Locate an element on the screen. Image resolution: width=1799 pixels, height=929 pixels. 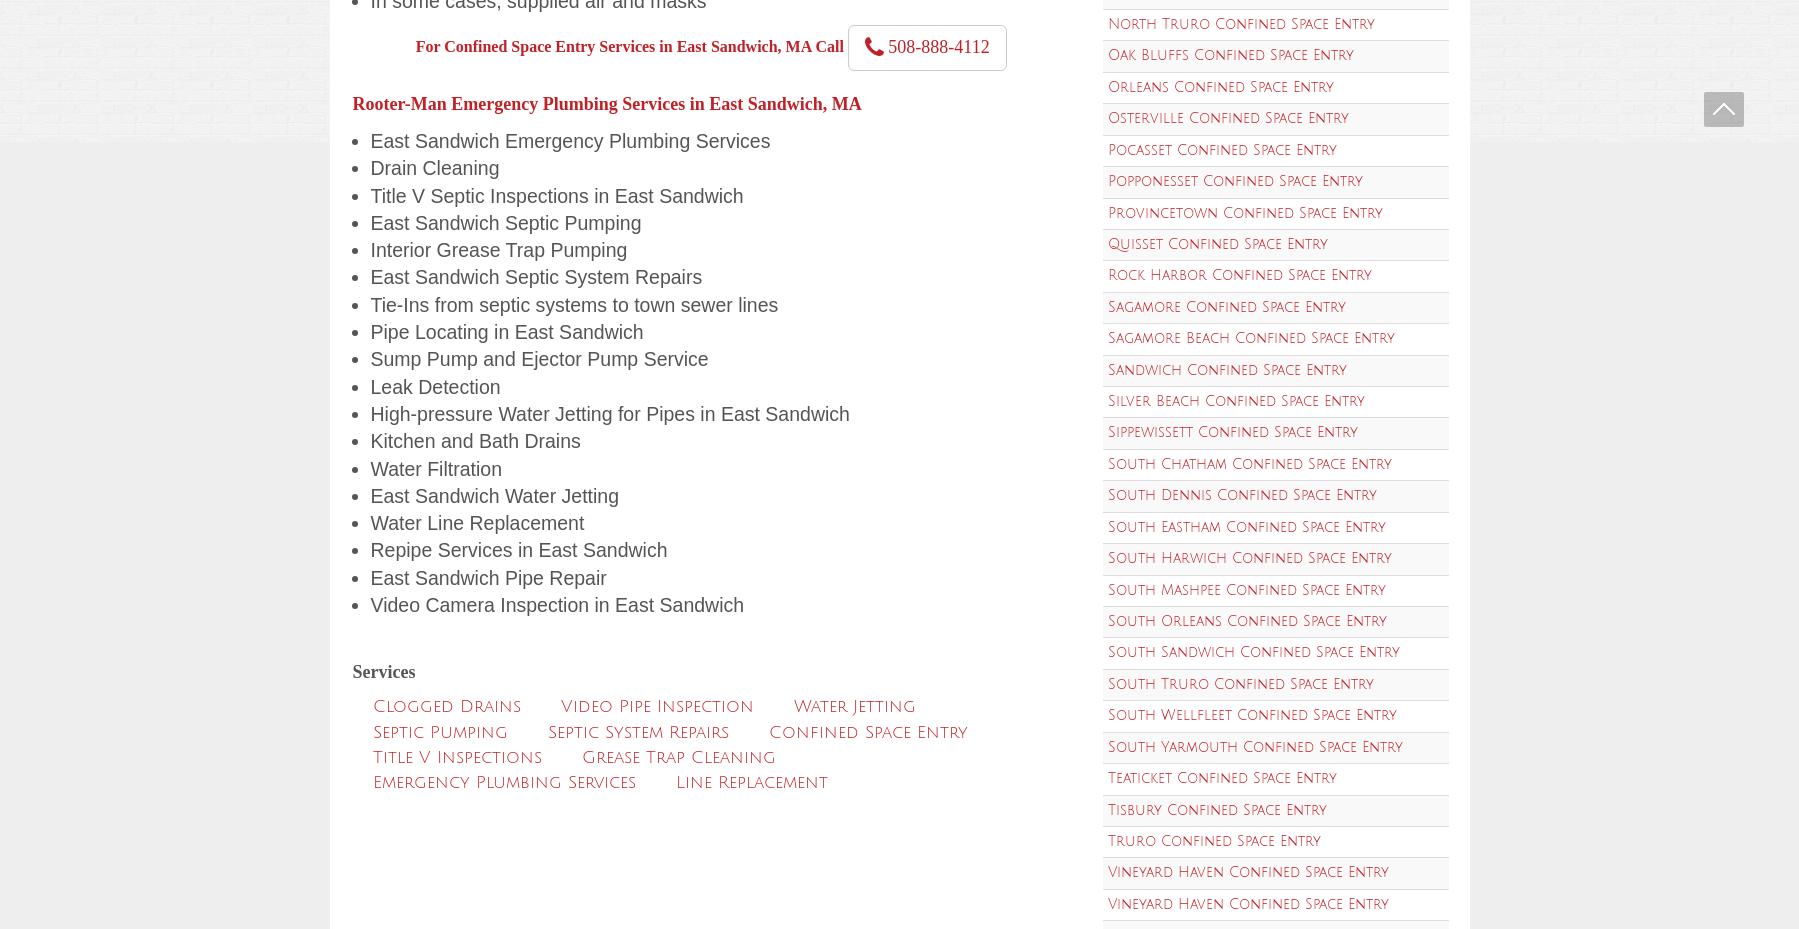
'South Dennis Confined Space Entry' is located at coordinates (1105, 495).